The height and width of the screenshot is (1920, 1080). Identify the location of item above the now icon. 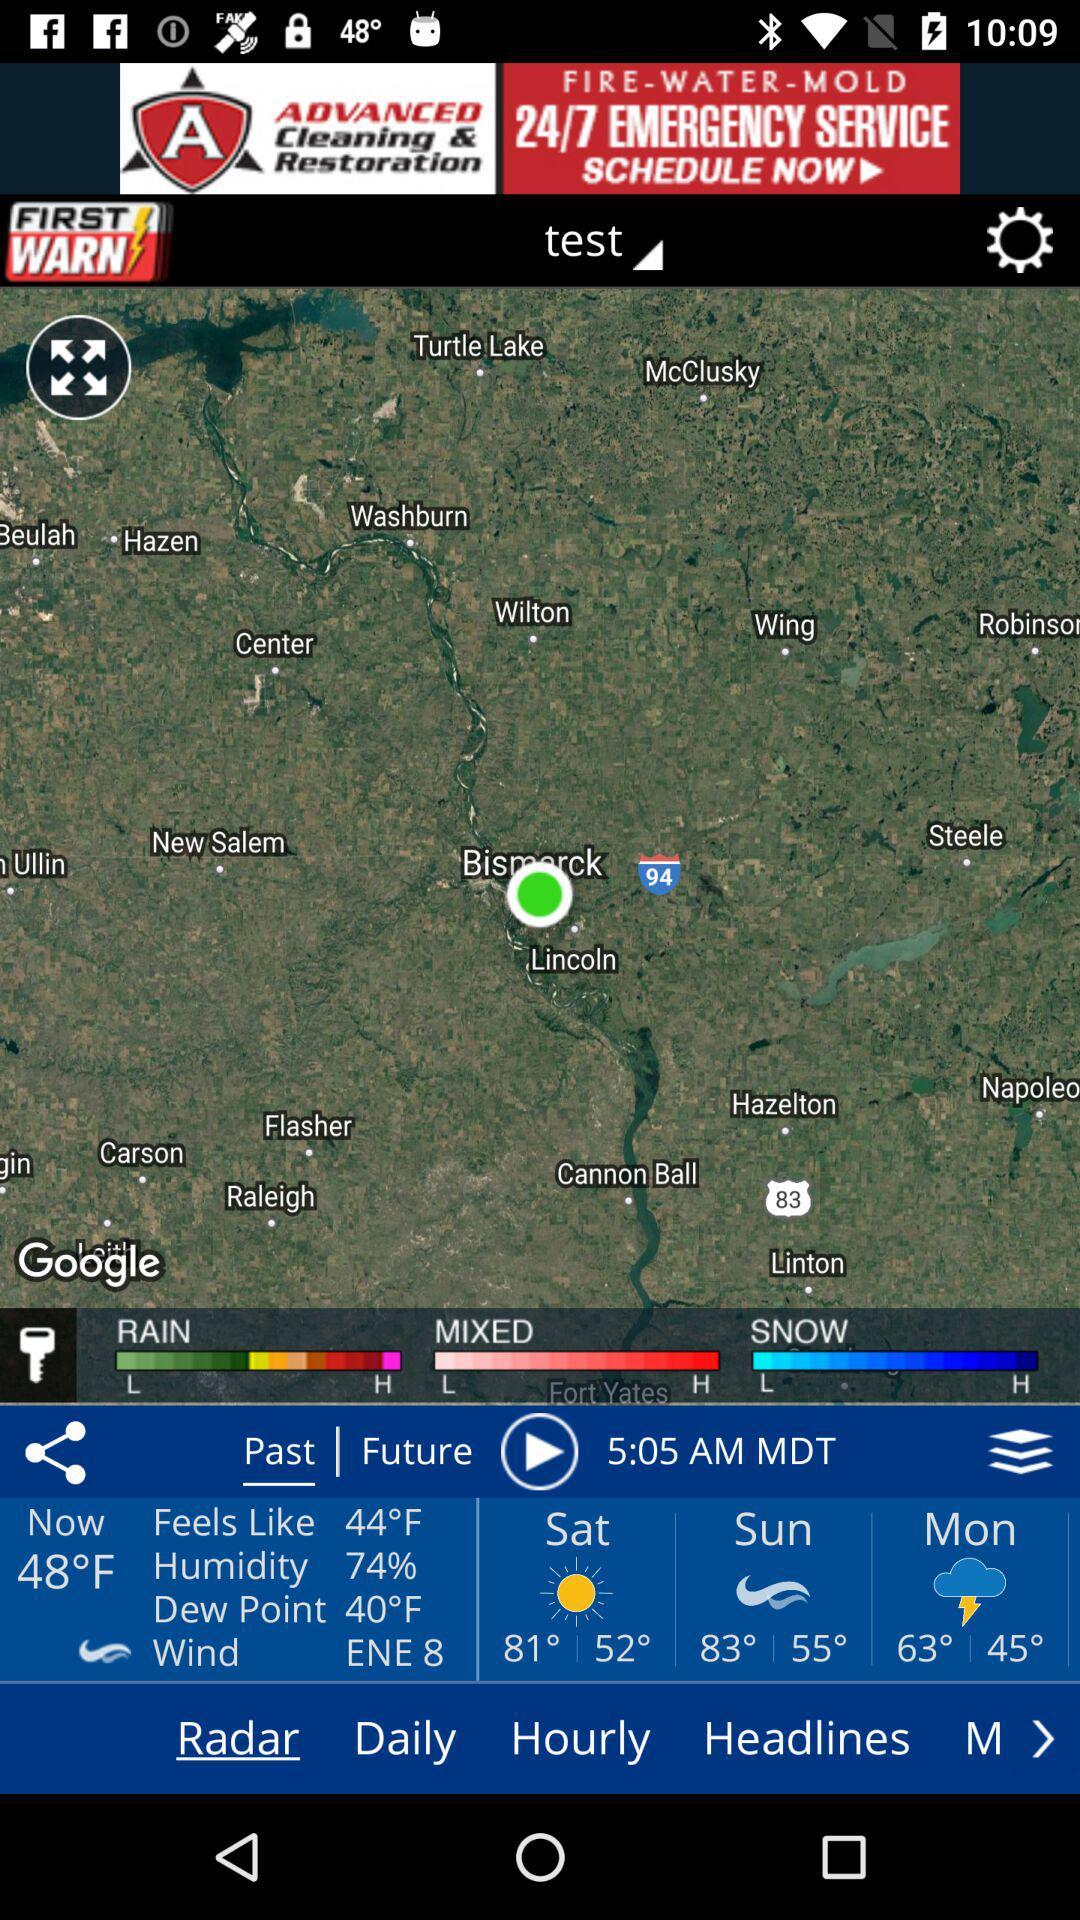
(58, 1451).